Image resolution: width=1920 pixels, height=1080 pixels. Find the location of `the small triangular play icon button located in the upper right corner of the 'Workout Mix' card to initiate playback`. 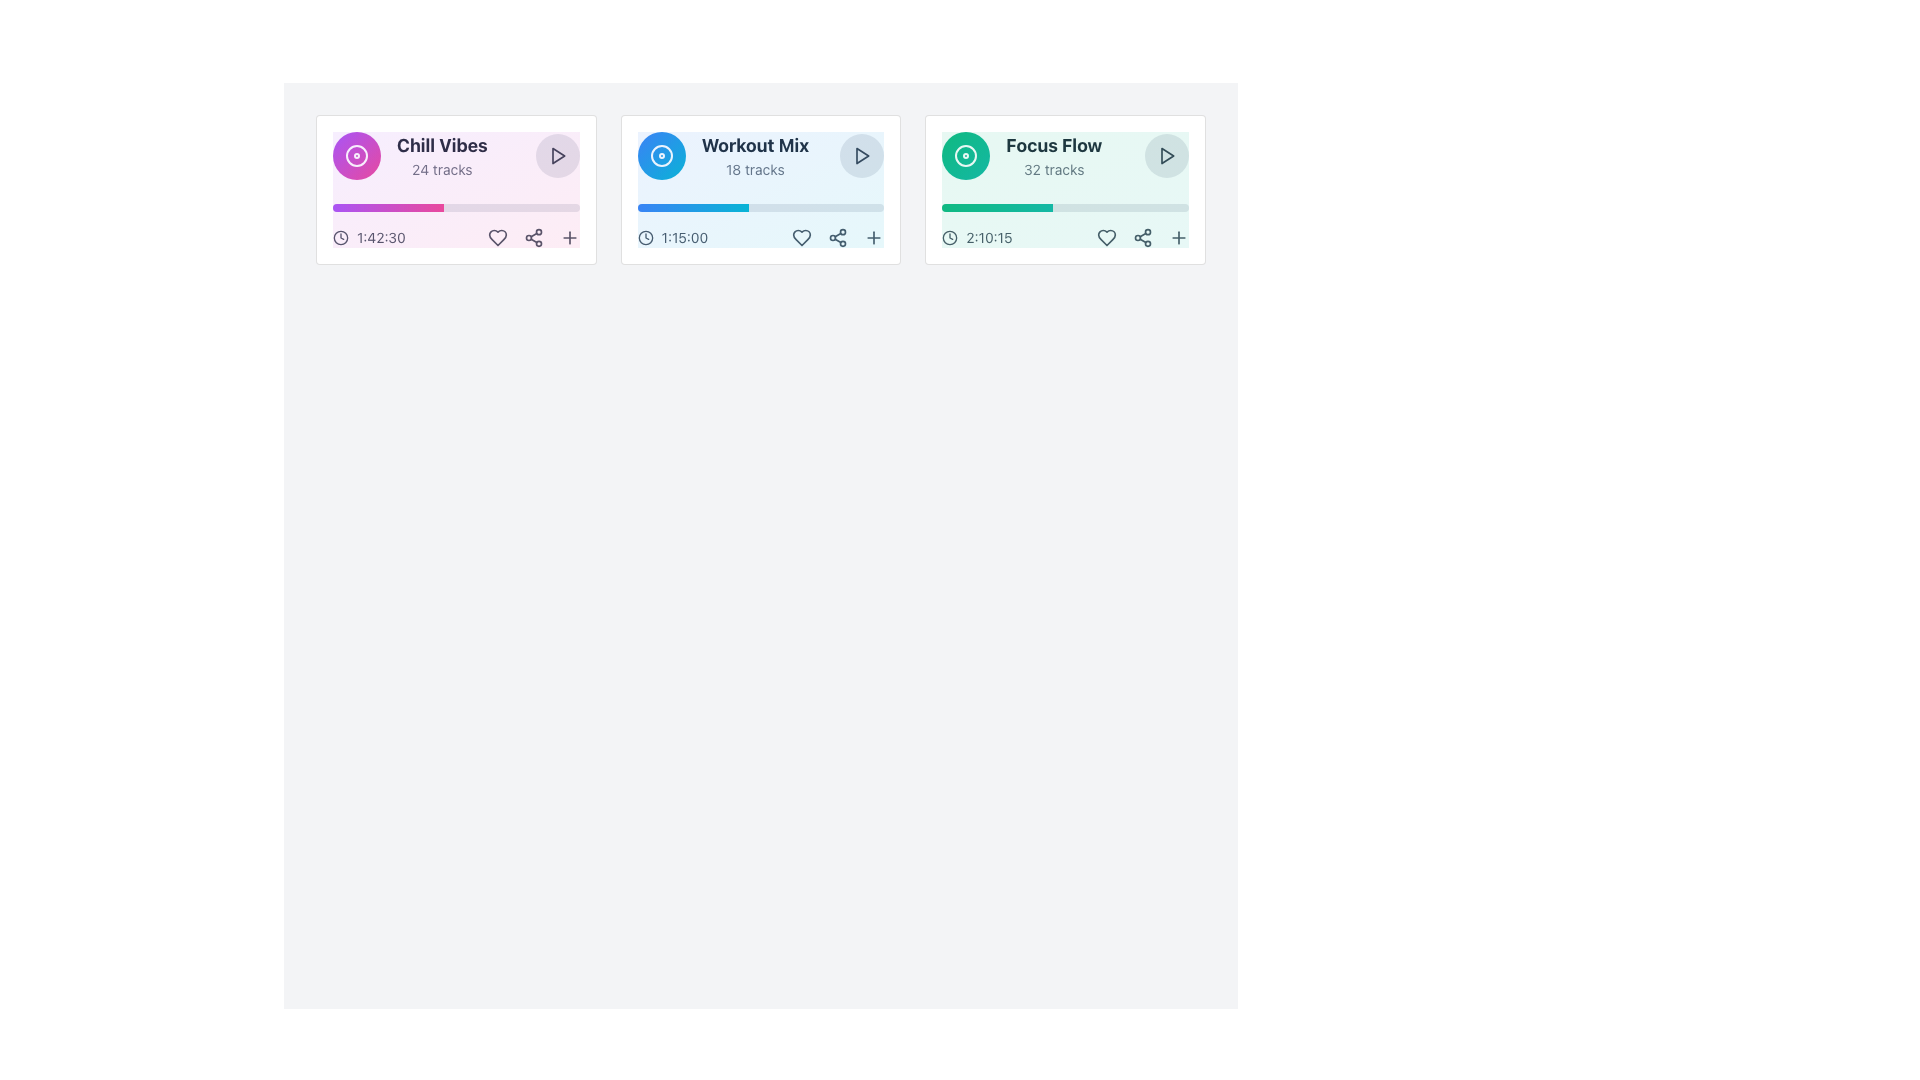

the small triangular play icon button located in the upper right corner of the 'Workout Mix' card to initiate playback is located at coordinates (862, 154).